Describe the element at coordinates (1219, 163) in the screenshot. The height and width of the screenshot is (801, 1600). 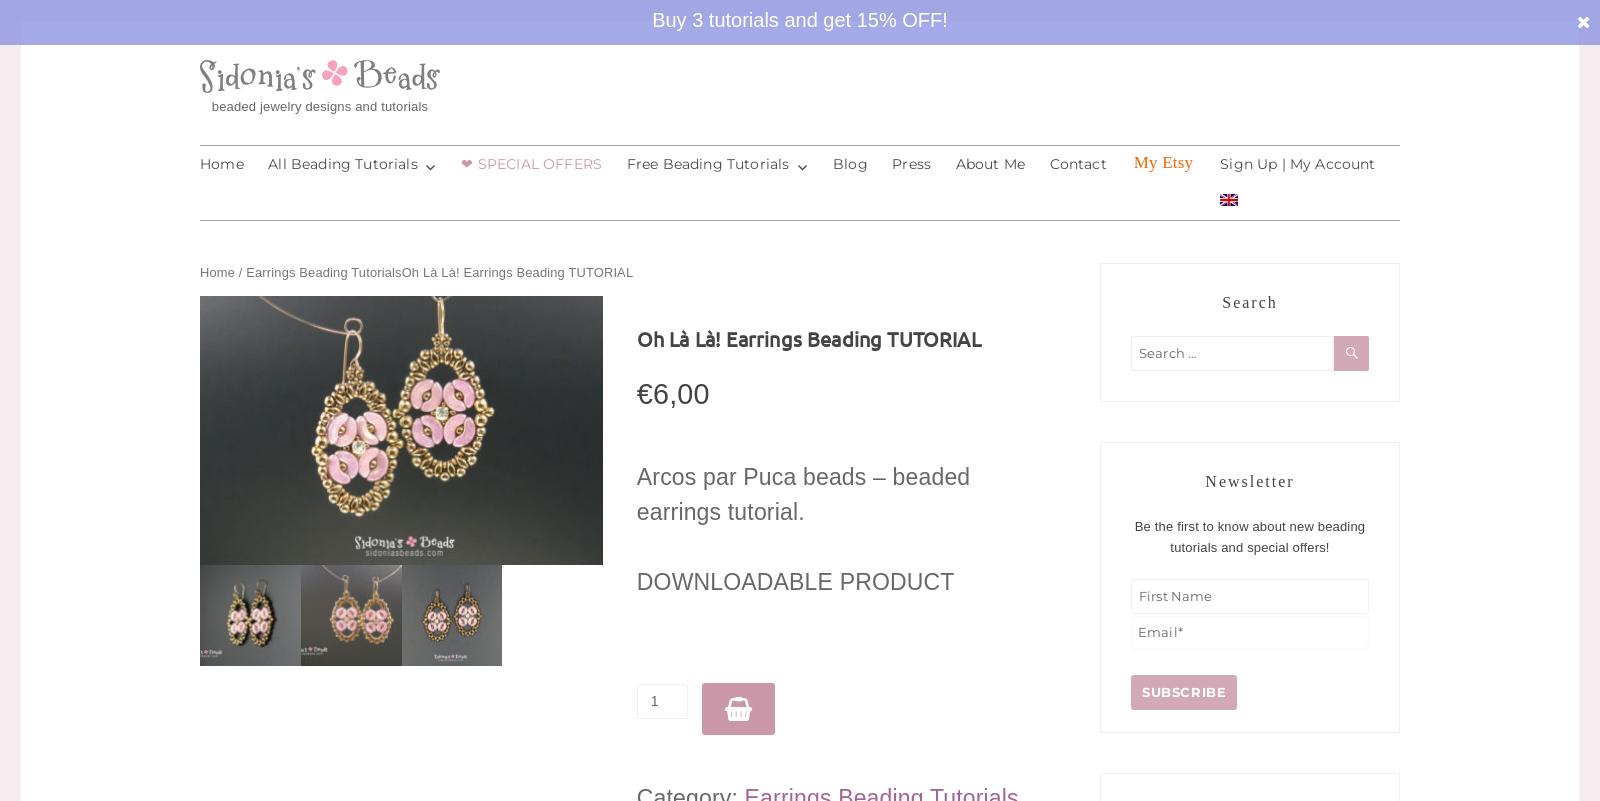
I see `'Sign Up | My Account'` at that location.